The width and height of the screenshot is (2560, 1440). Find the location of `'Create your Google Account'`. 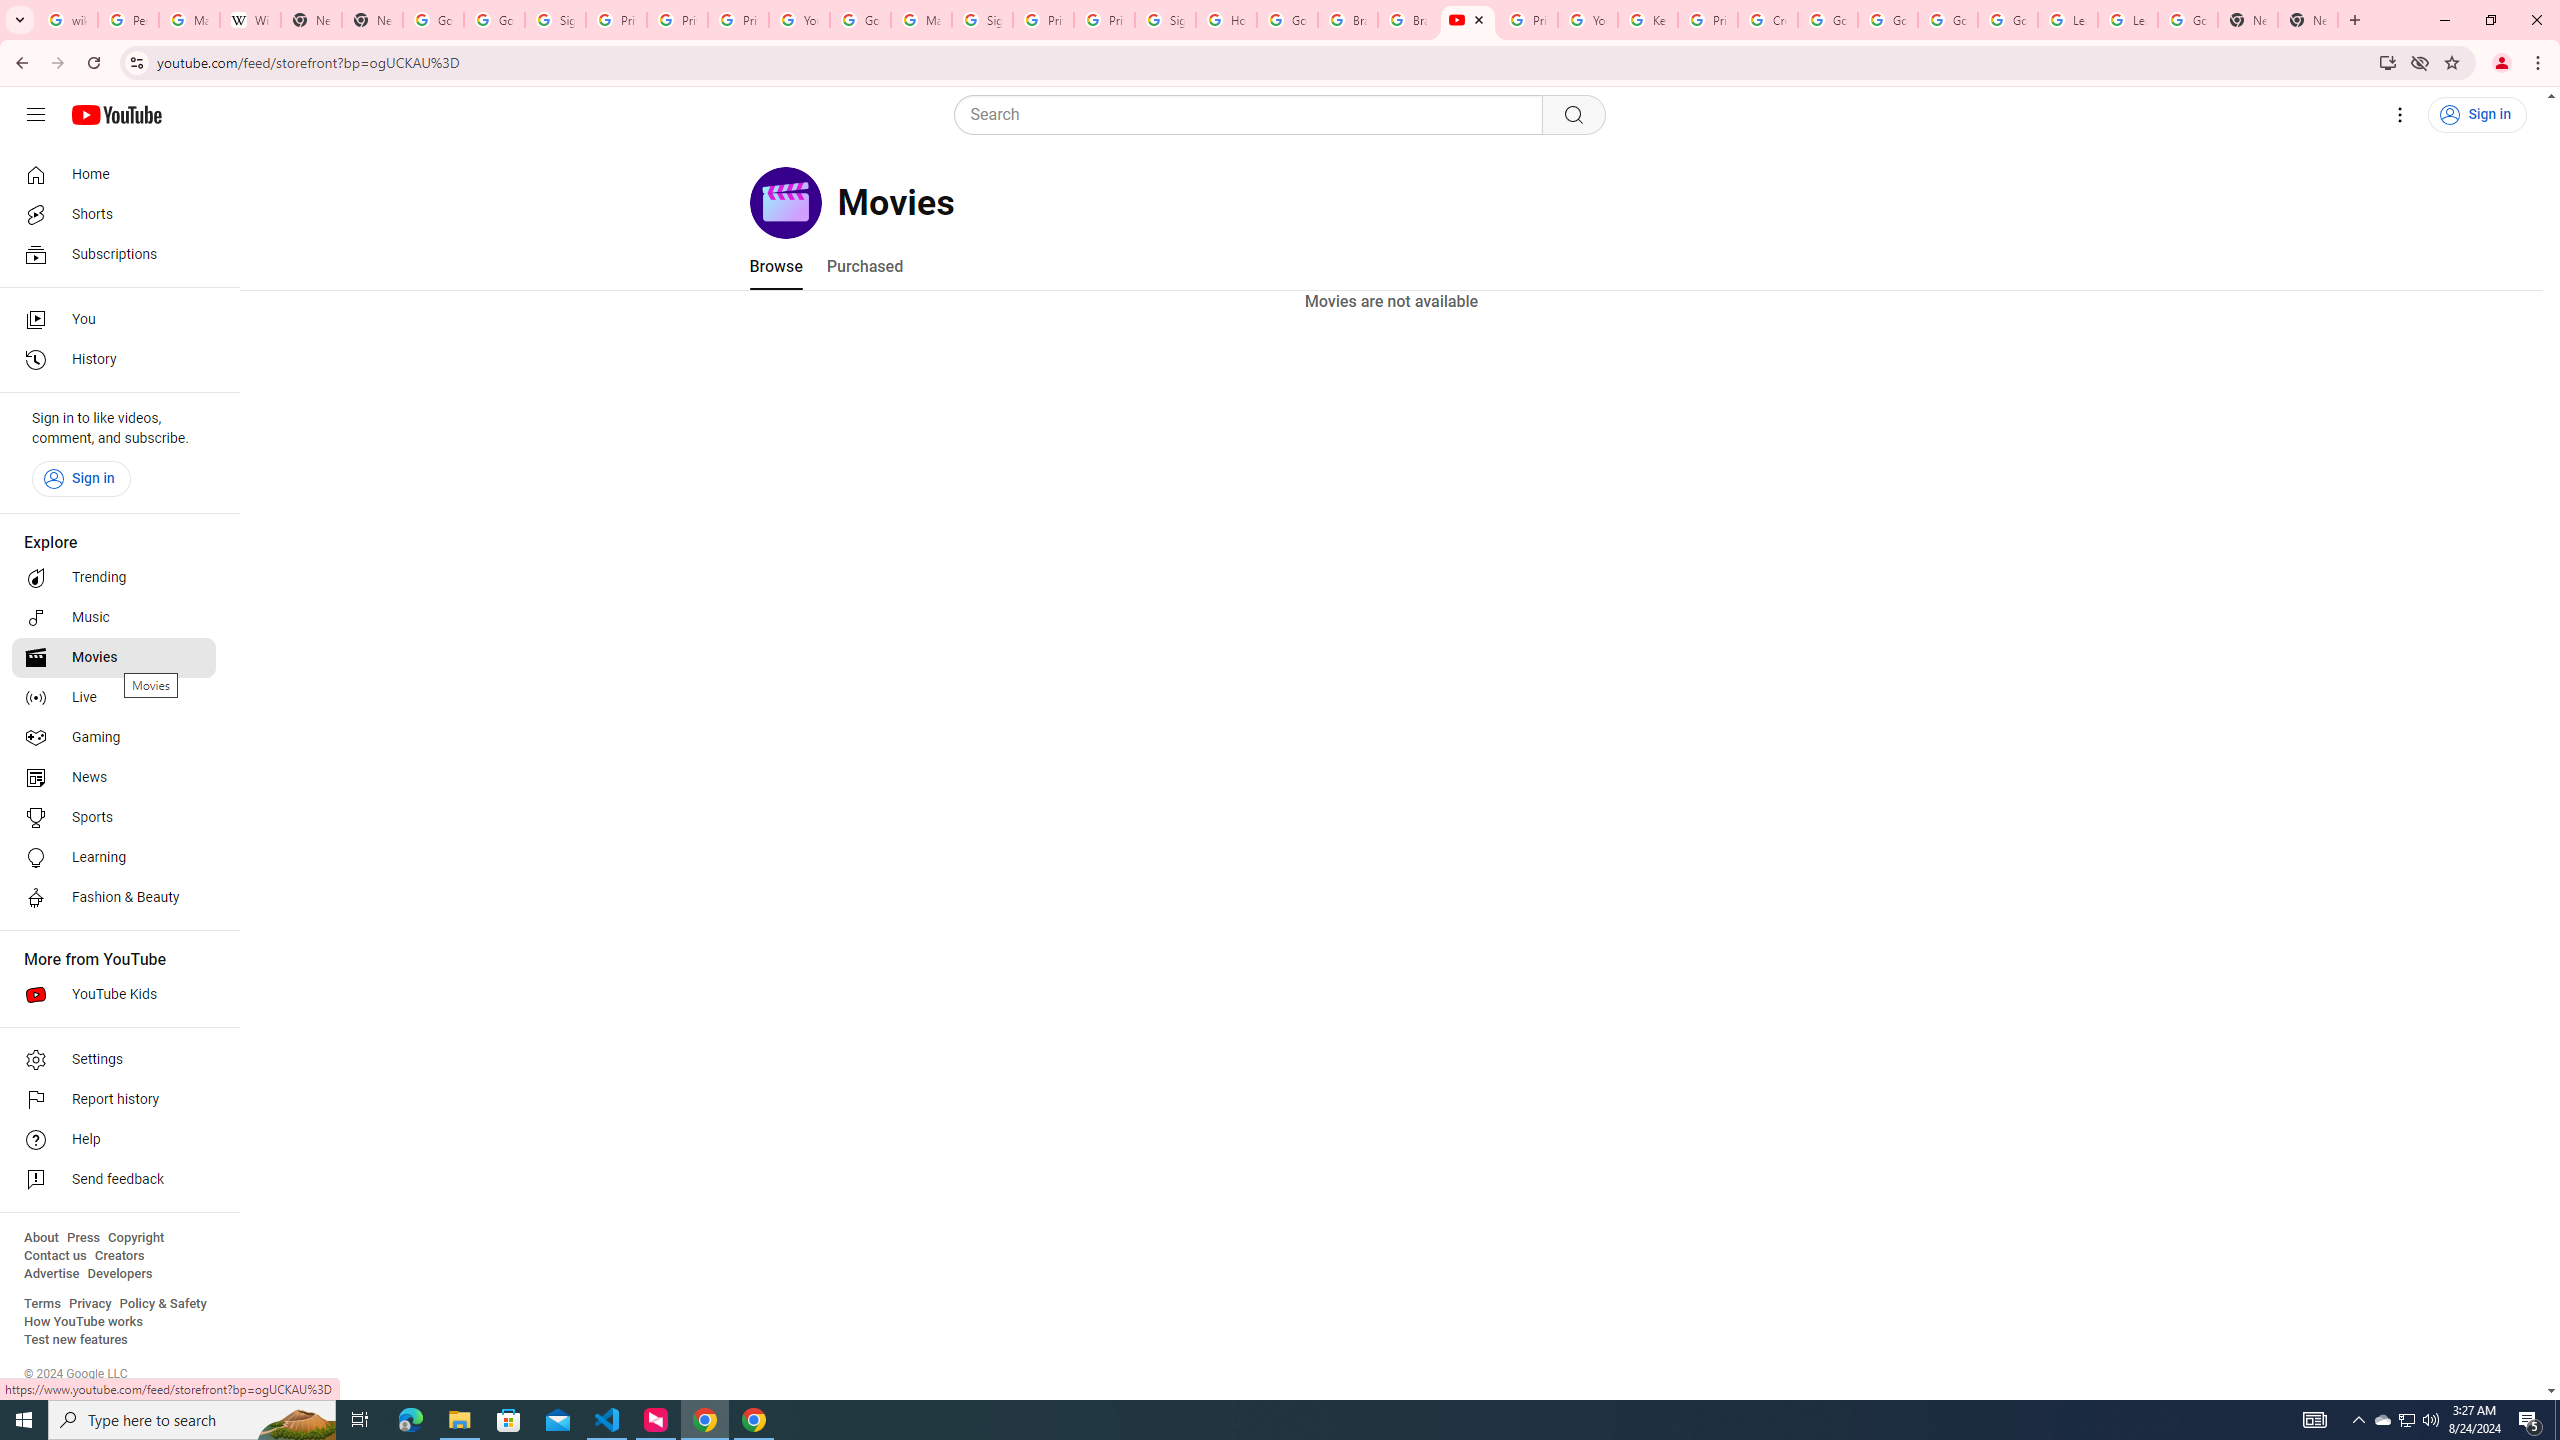

'Create your Google Account' is located at coordinates (1766, 19).